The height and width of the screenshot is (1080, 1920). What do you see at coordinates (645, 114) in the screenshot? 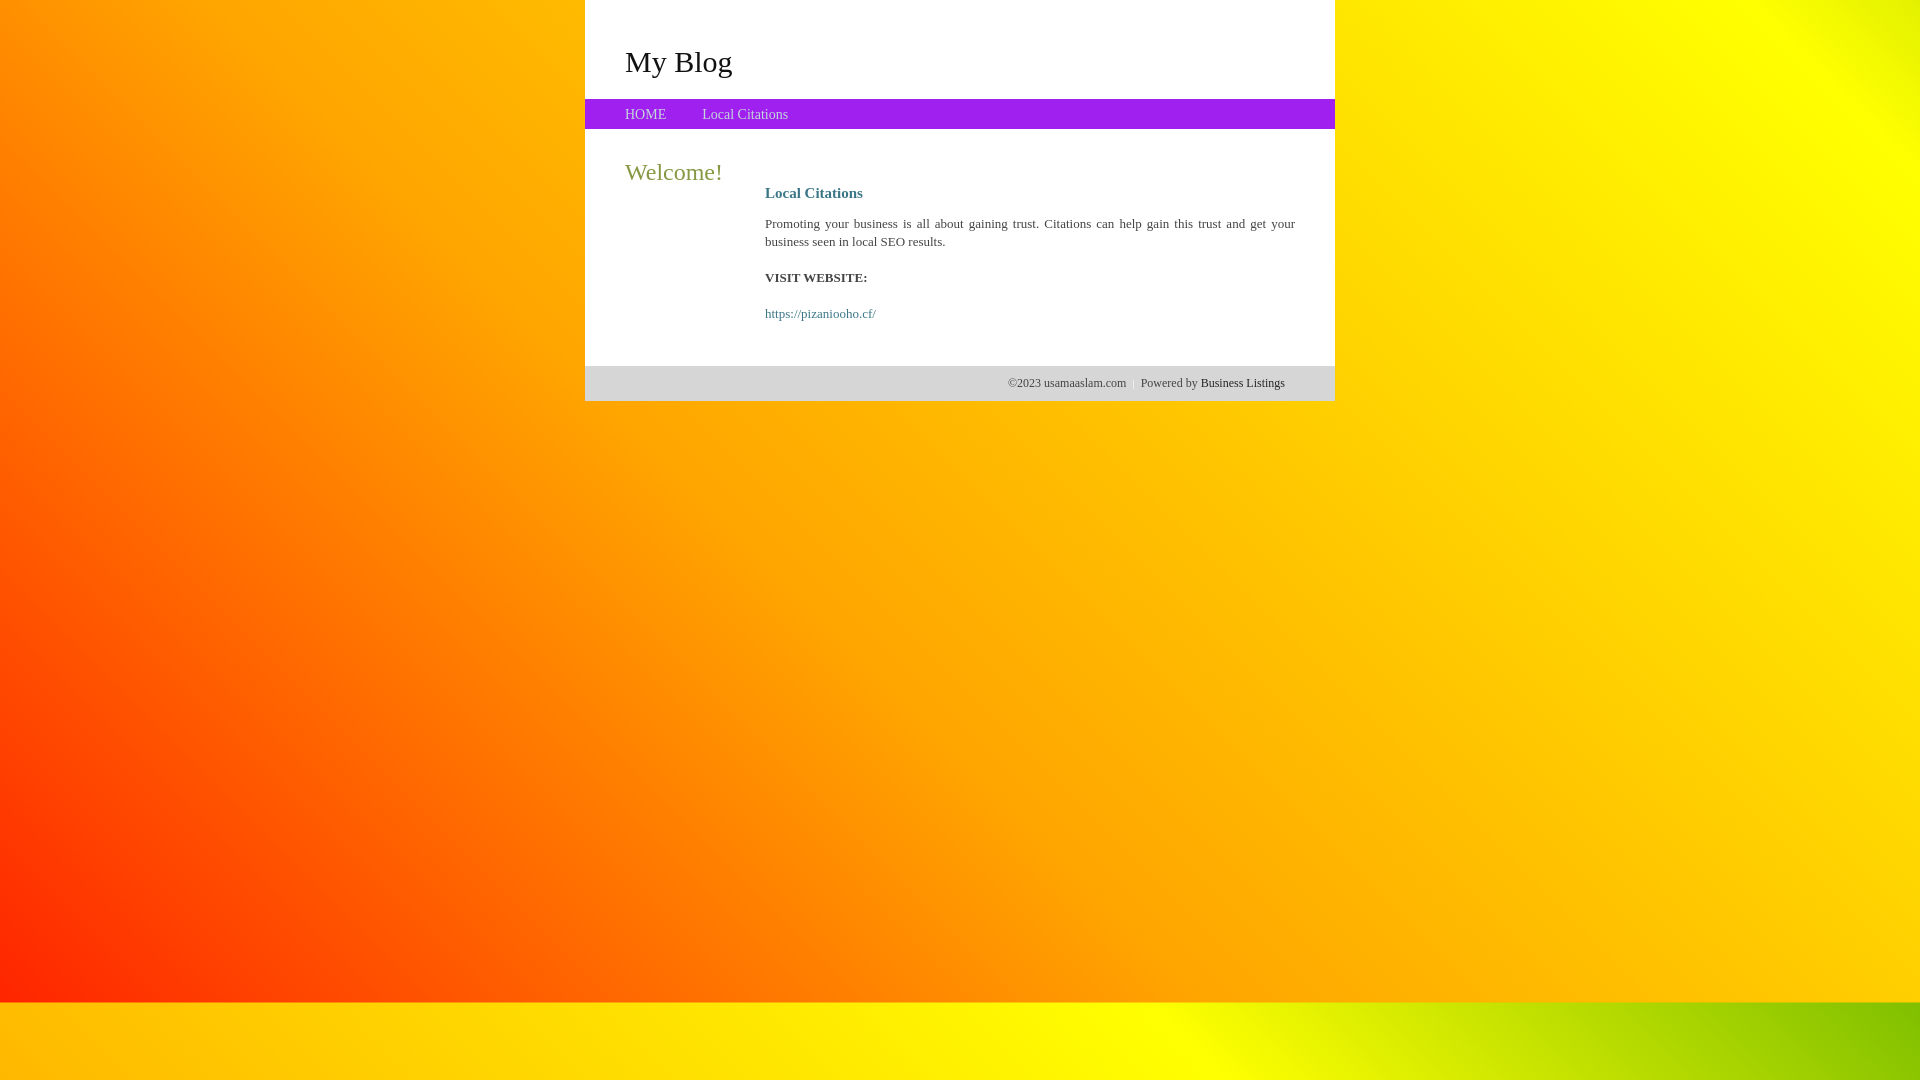
I see `'HOME'` at bounding box center [645, 114].